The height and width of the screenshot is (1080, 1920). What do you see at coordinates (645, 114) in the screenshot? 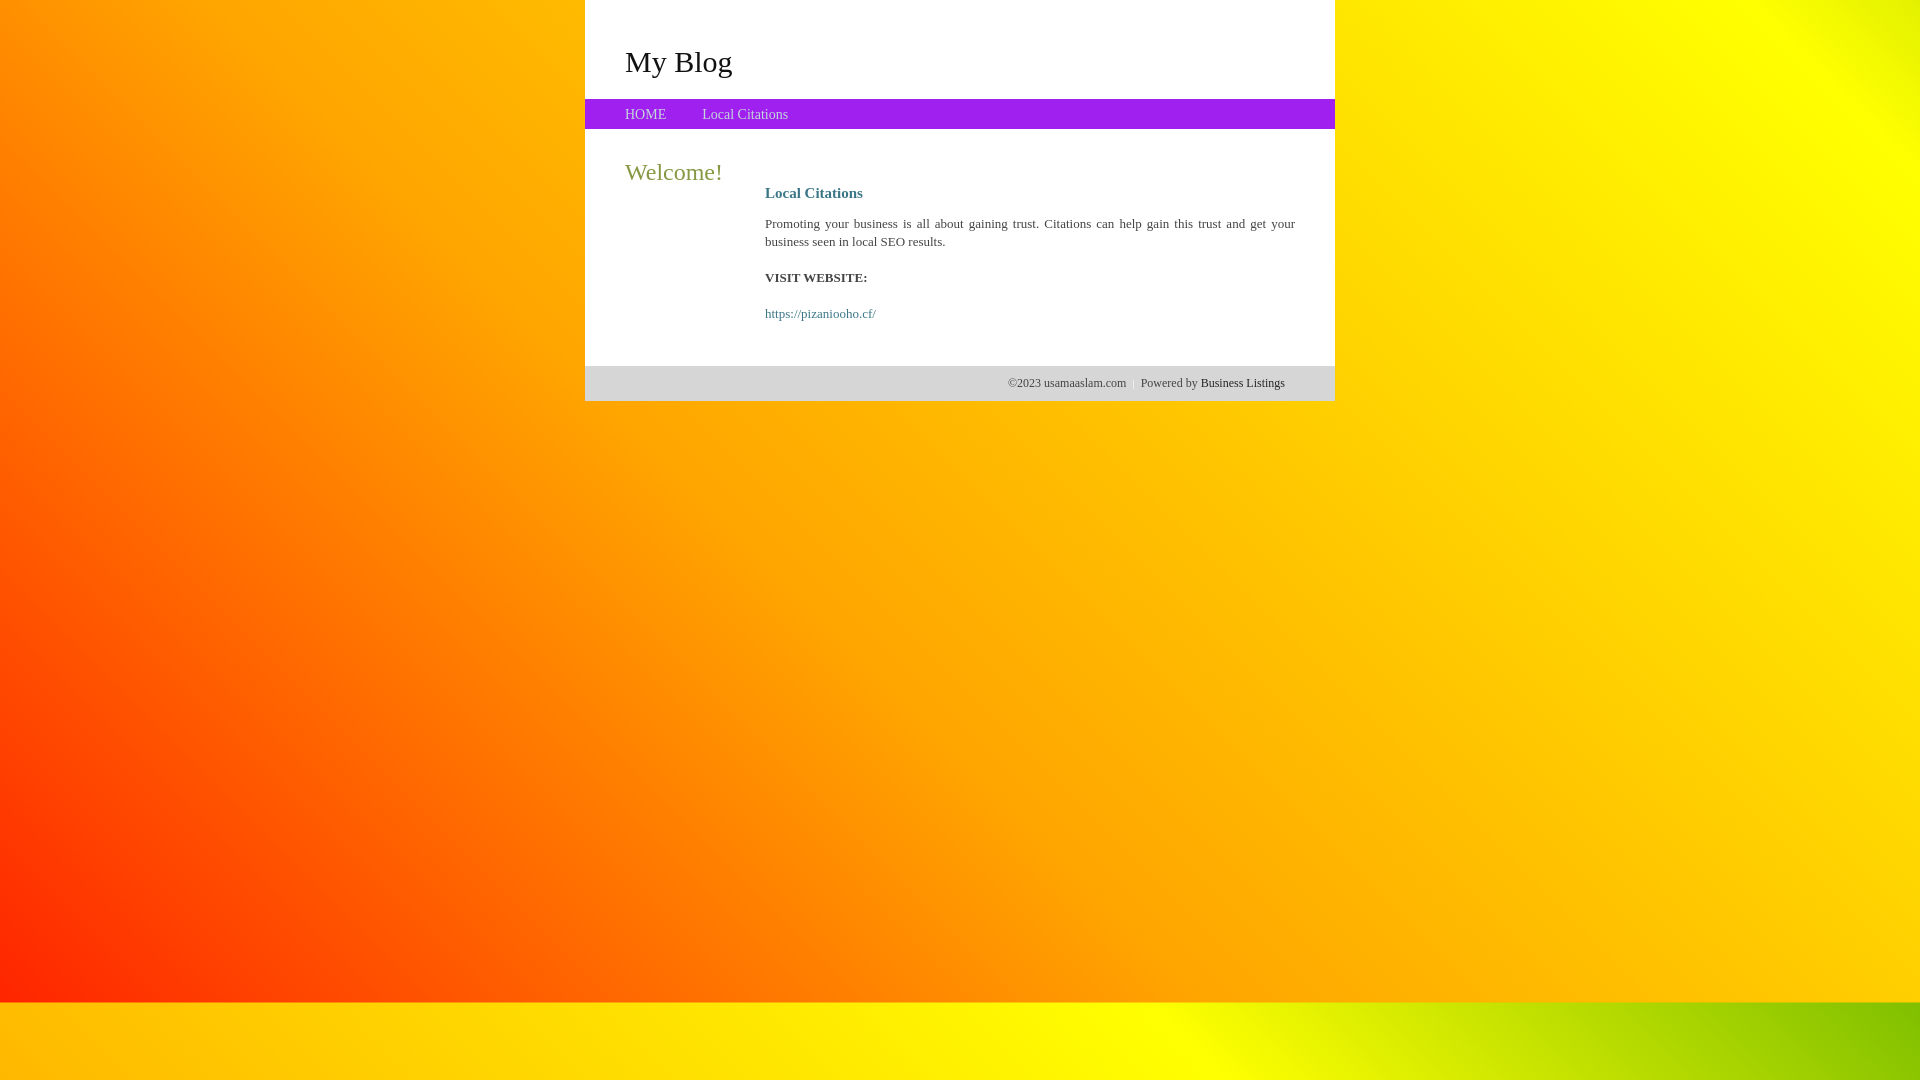
I see `'HOME'` at bounding box center [645, 114].